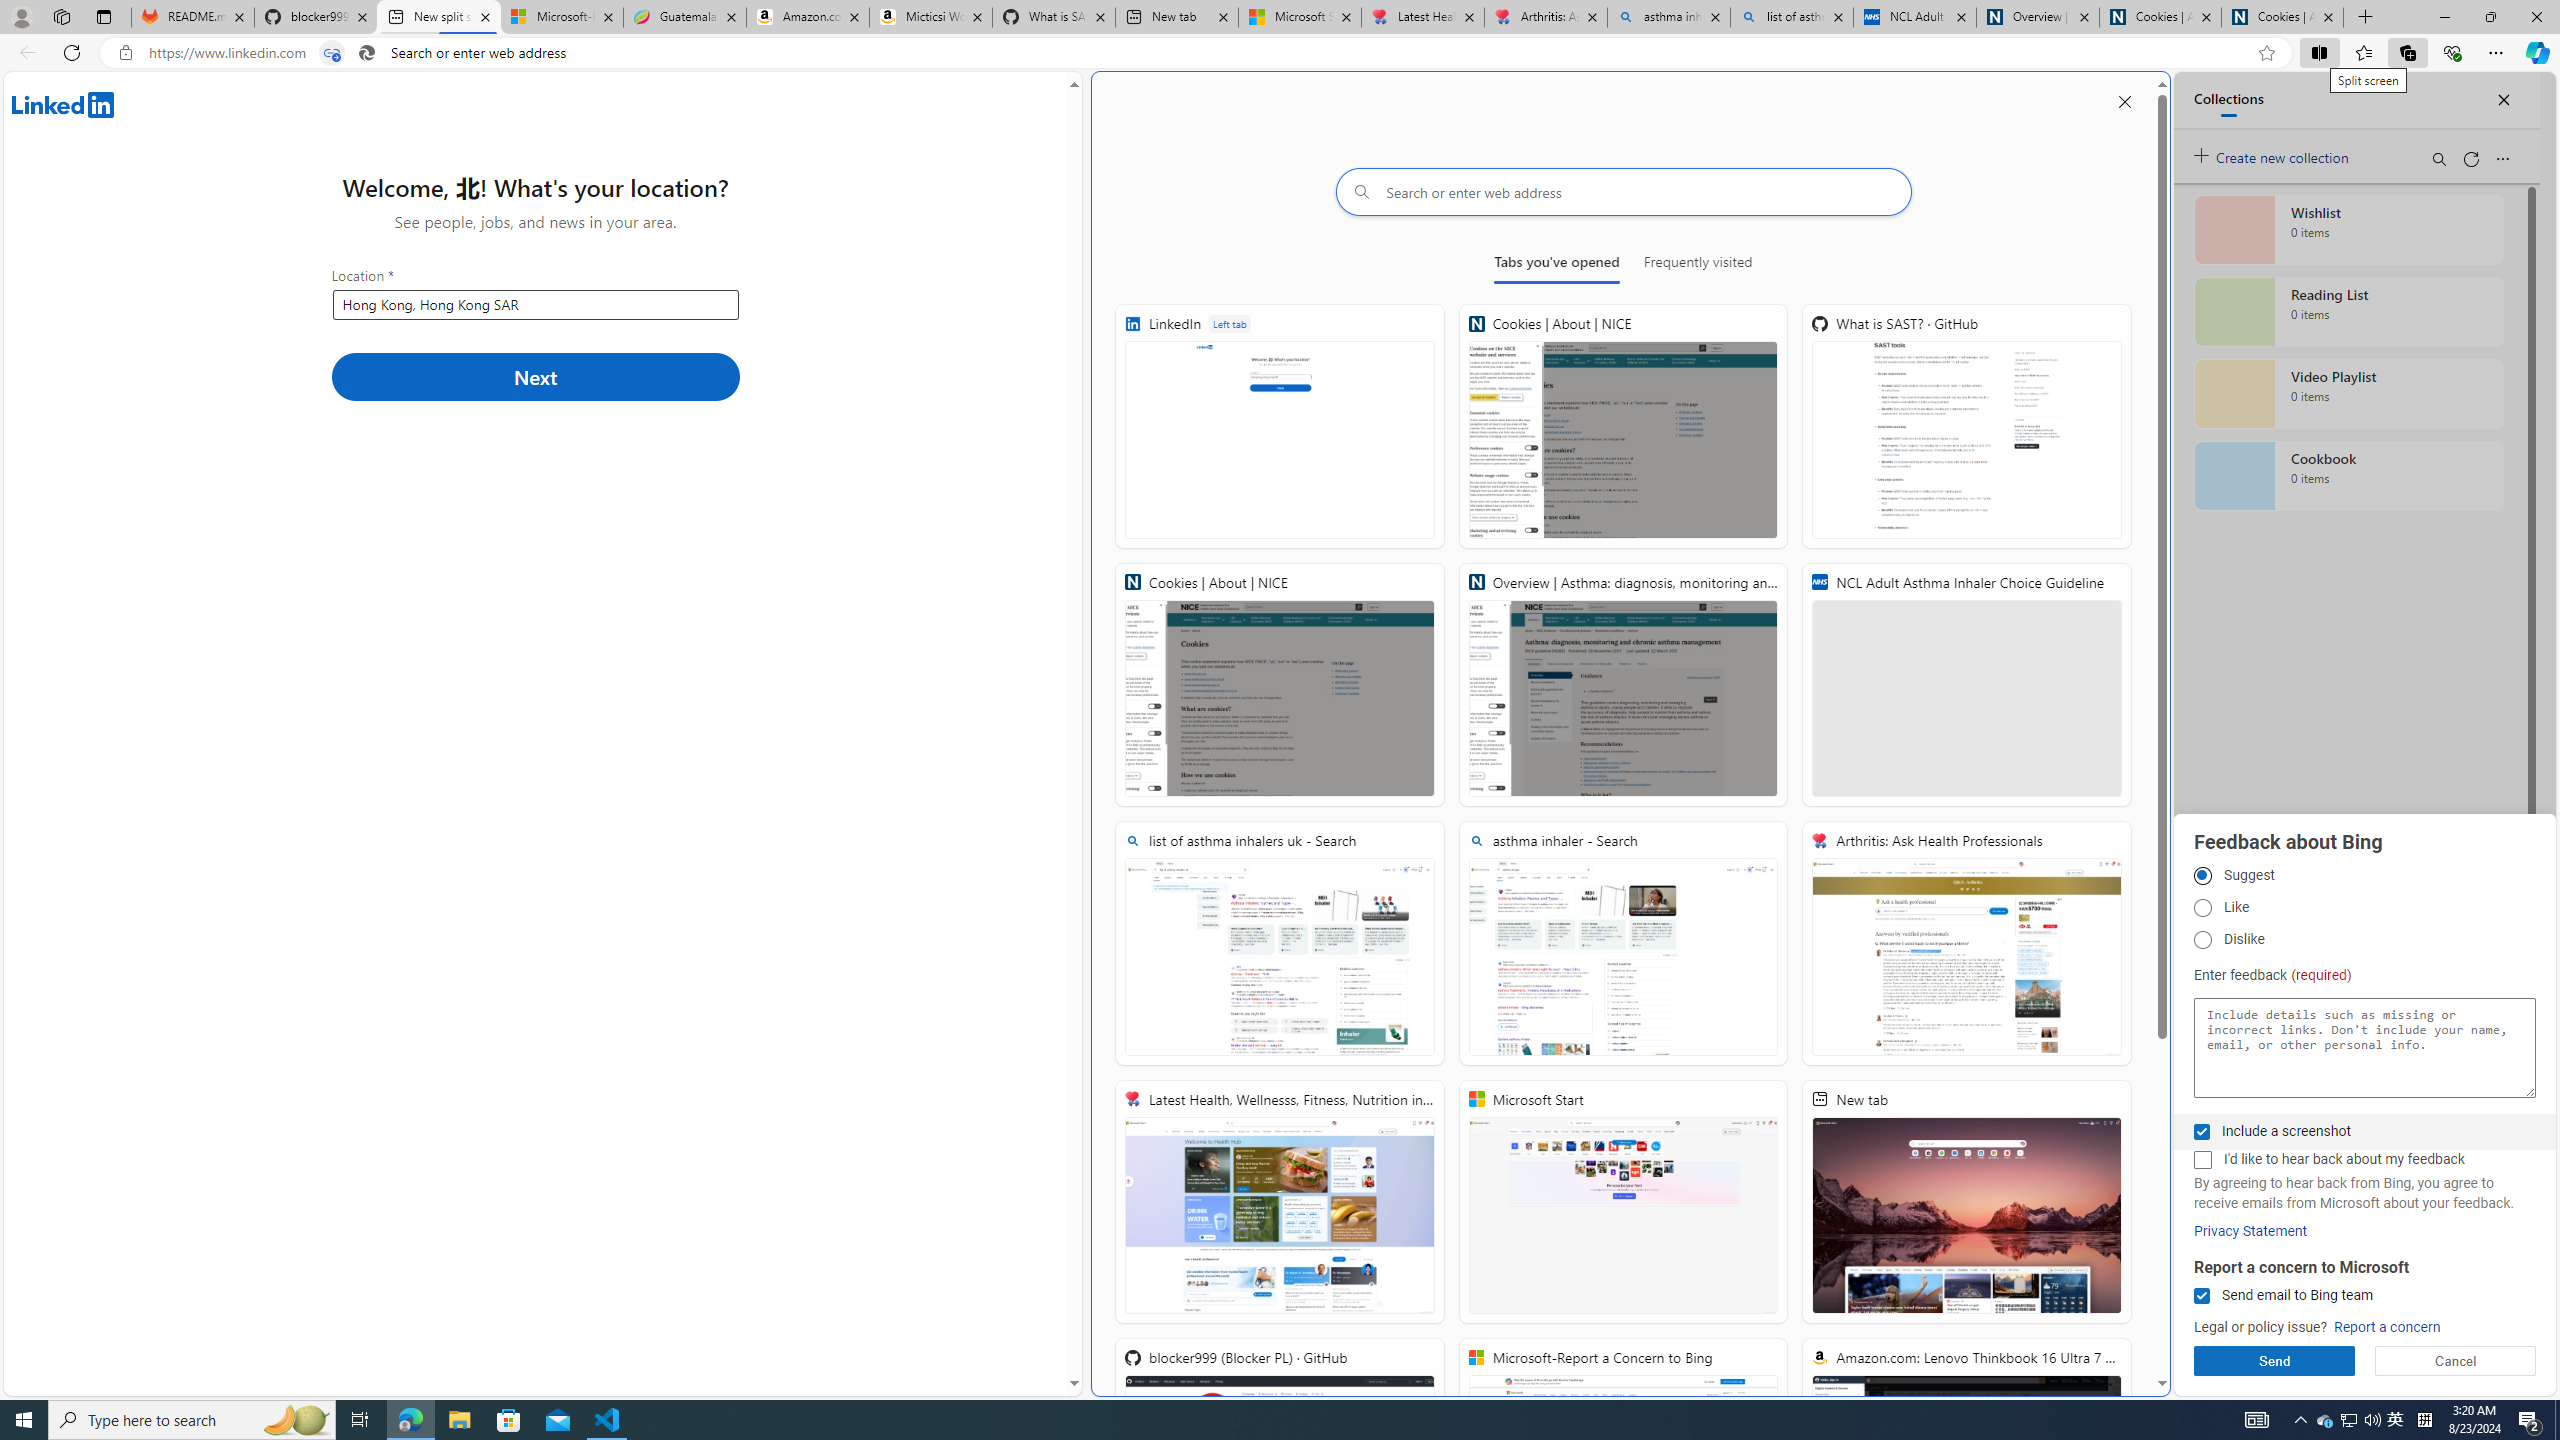 The width and height of the screenshot is (2560, 1440). What do you see at coordinates (2201, 1295) in the screenshot?
I see `'Send email to Bing team'` at bounding box center [2201, 1295].